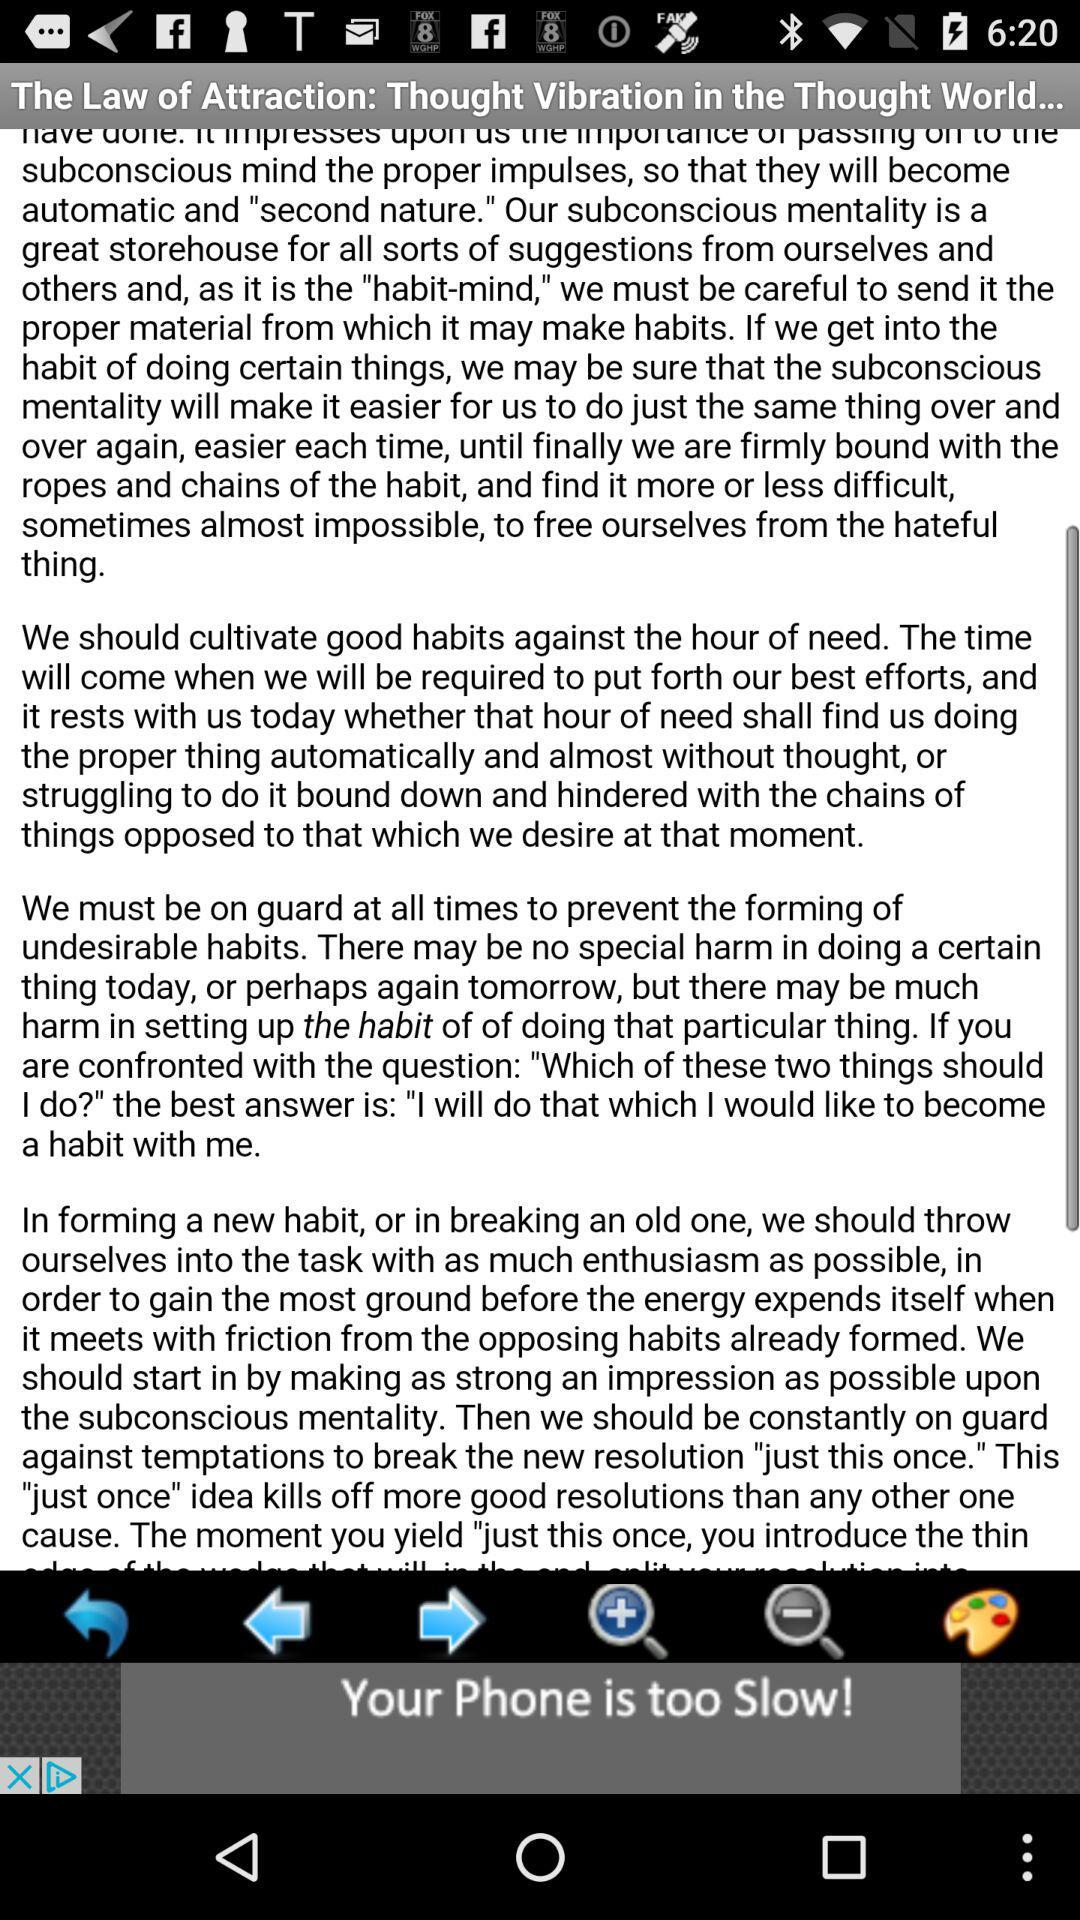 The width and height of the screenshot is (1080, 1920). Describe the element at coordinates (626, 1621) in the screenshot. I see `magnify text on page` at that location.